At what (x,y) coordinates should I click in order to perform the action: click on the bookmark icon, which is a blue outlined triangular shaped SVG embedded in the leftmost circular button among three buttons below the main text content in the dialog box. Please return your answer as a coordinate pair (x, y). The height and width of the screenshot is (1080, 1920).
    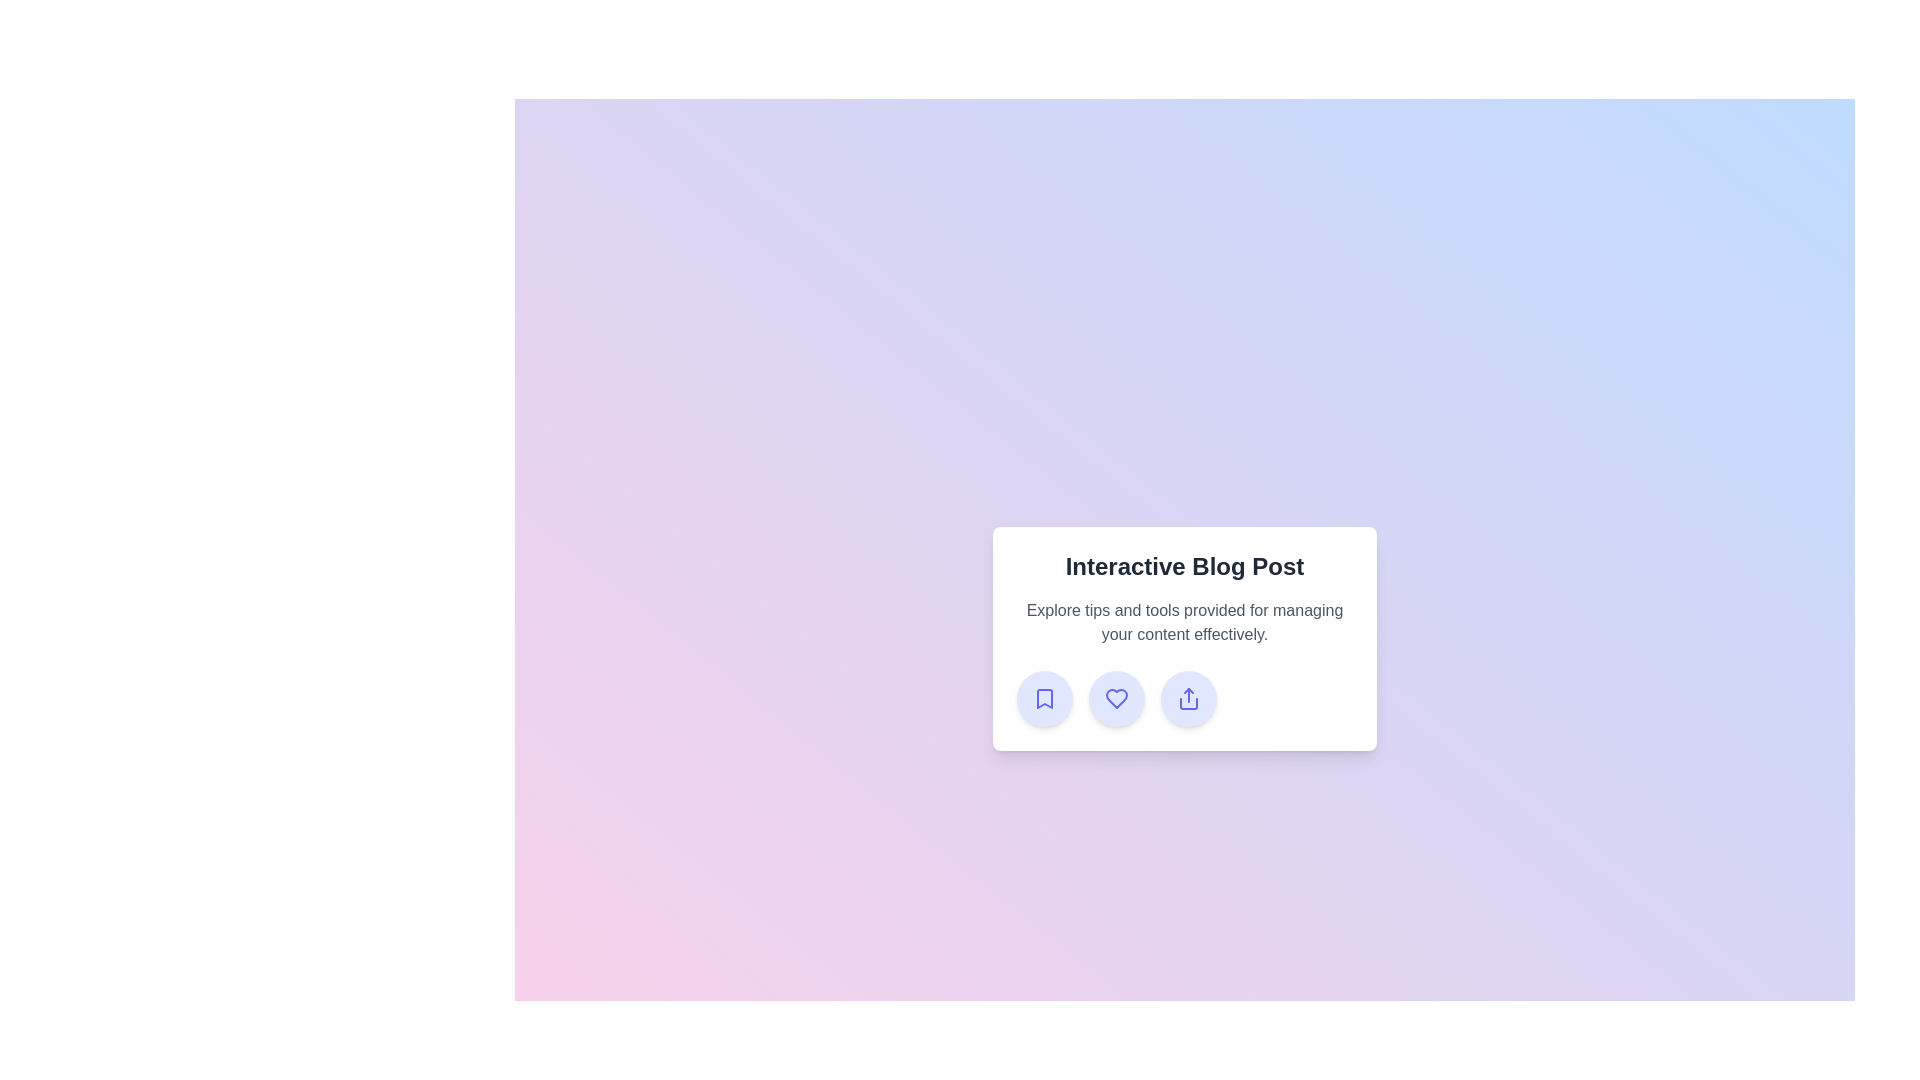
    Looking at the image, I should click on (1044, 697).